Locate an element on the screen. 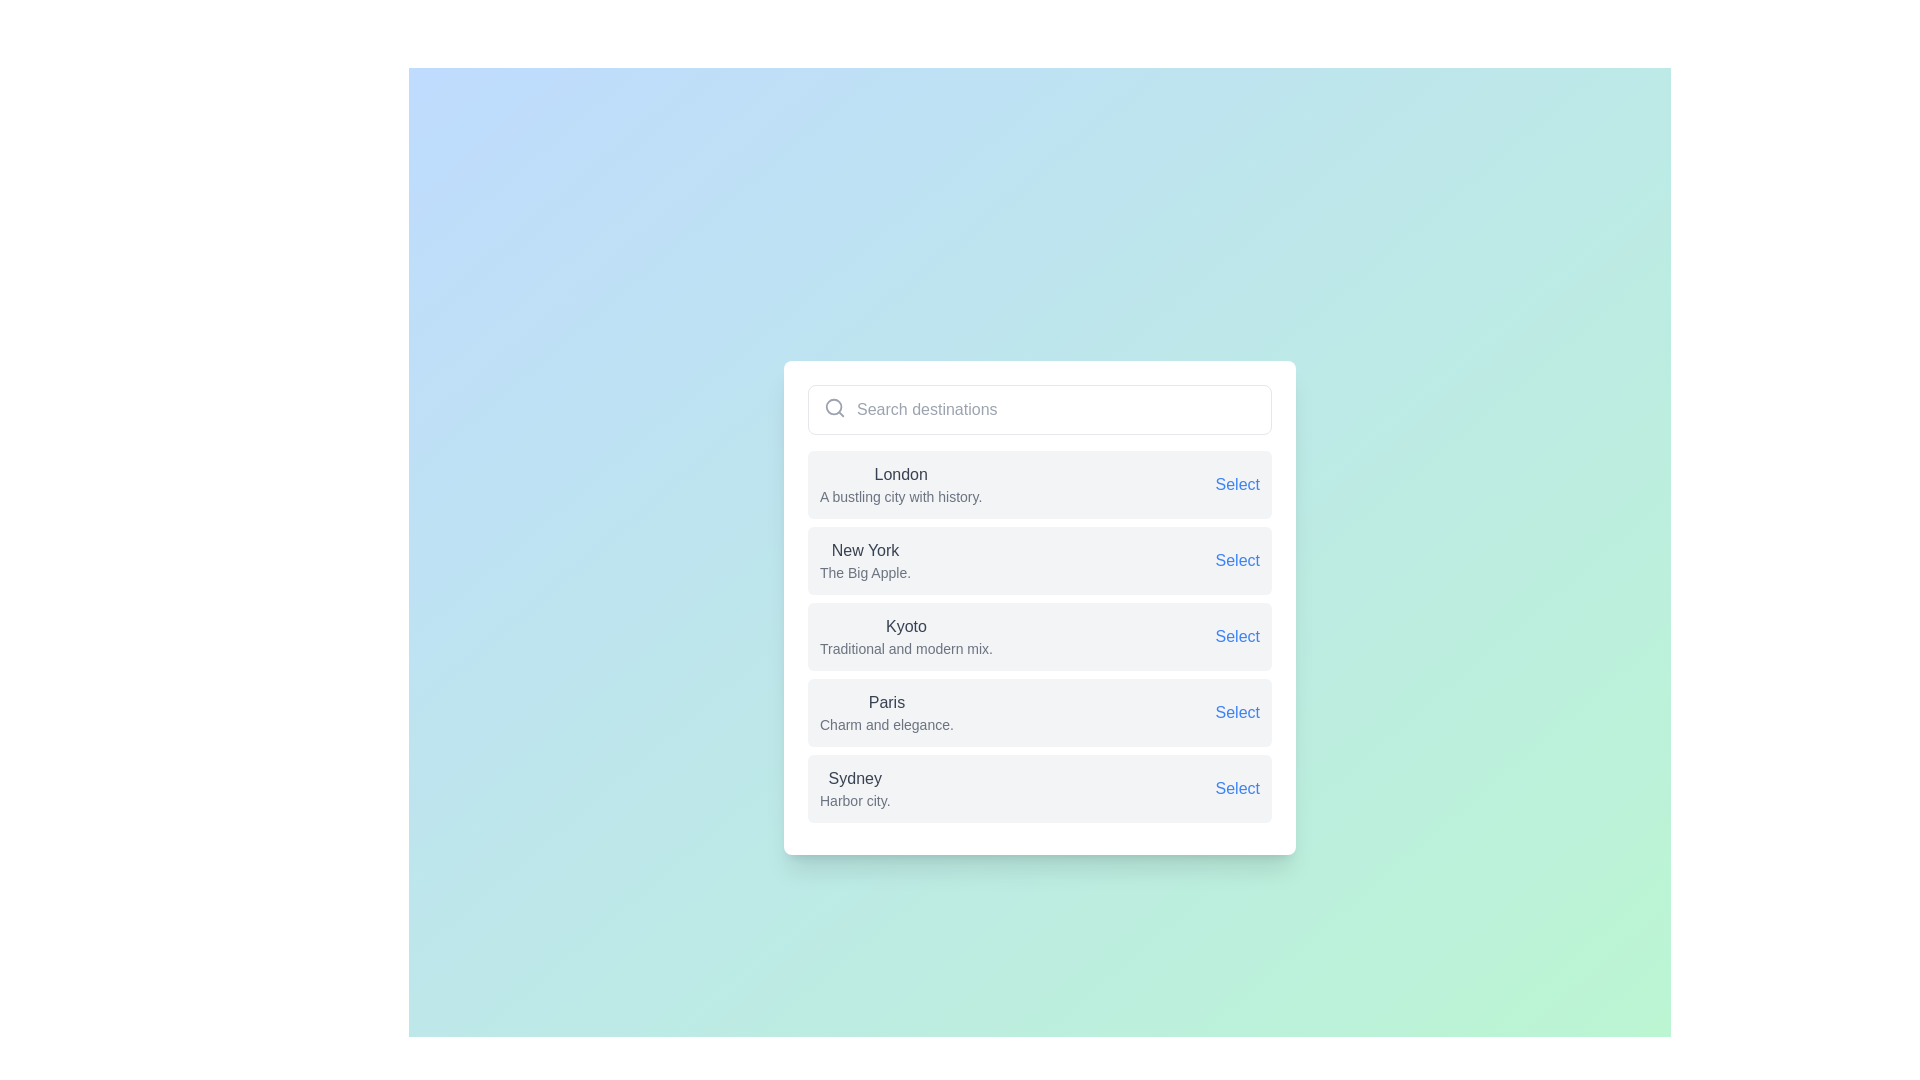  the non-interactive text label displaying 'The Big Apple.' which is located below the text 'New York' and aligned left with it is located at coordinates (865, 573).